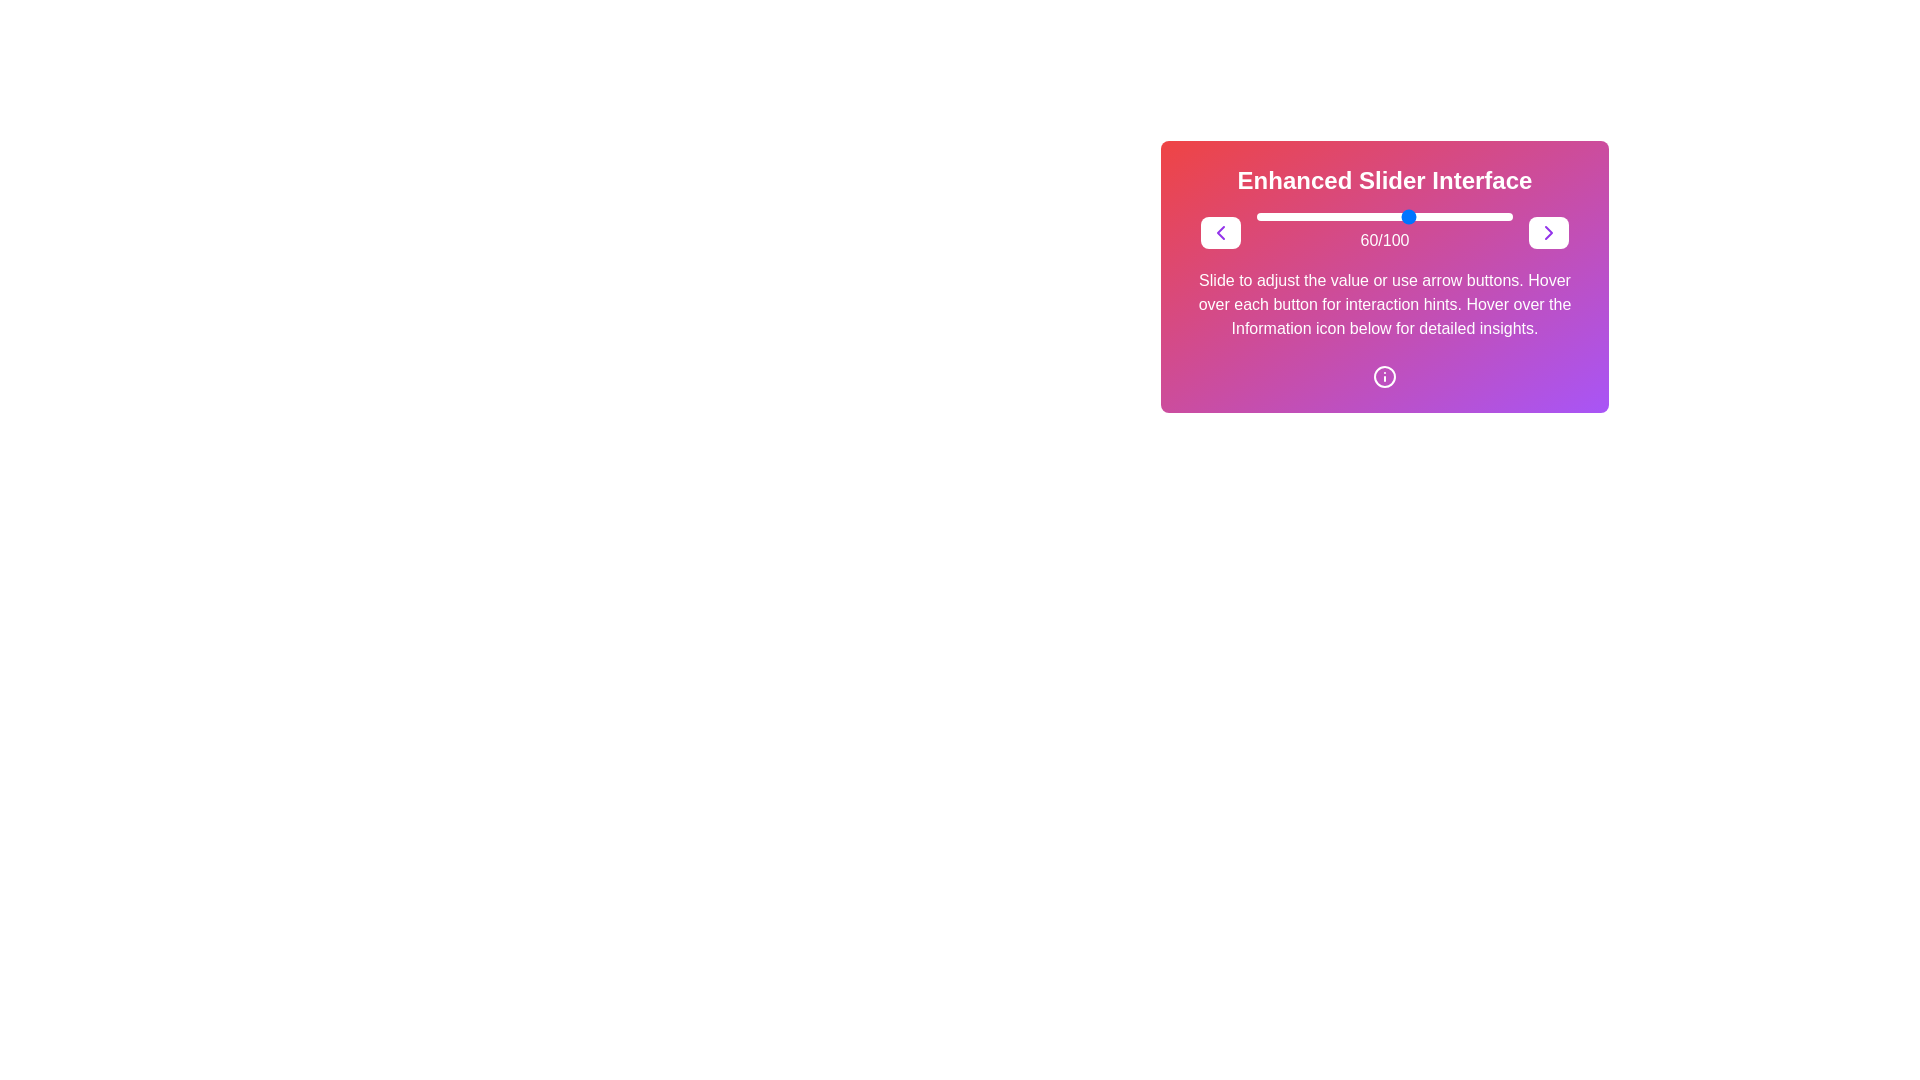 The image size is (1920, 1080). Describe the element at coordinates (1396, 216) in the screenshot. I see `the slider` at that location.